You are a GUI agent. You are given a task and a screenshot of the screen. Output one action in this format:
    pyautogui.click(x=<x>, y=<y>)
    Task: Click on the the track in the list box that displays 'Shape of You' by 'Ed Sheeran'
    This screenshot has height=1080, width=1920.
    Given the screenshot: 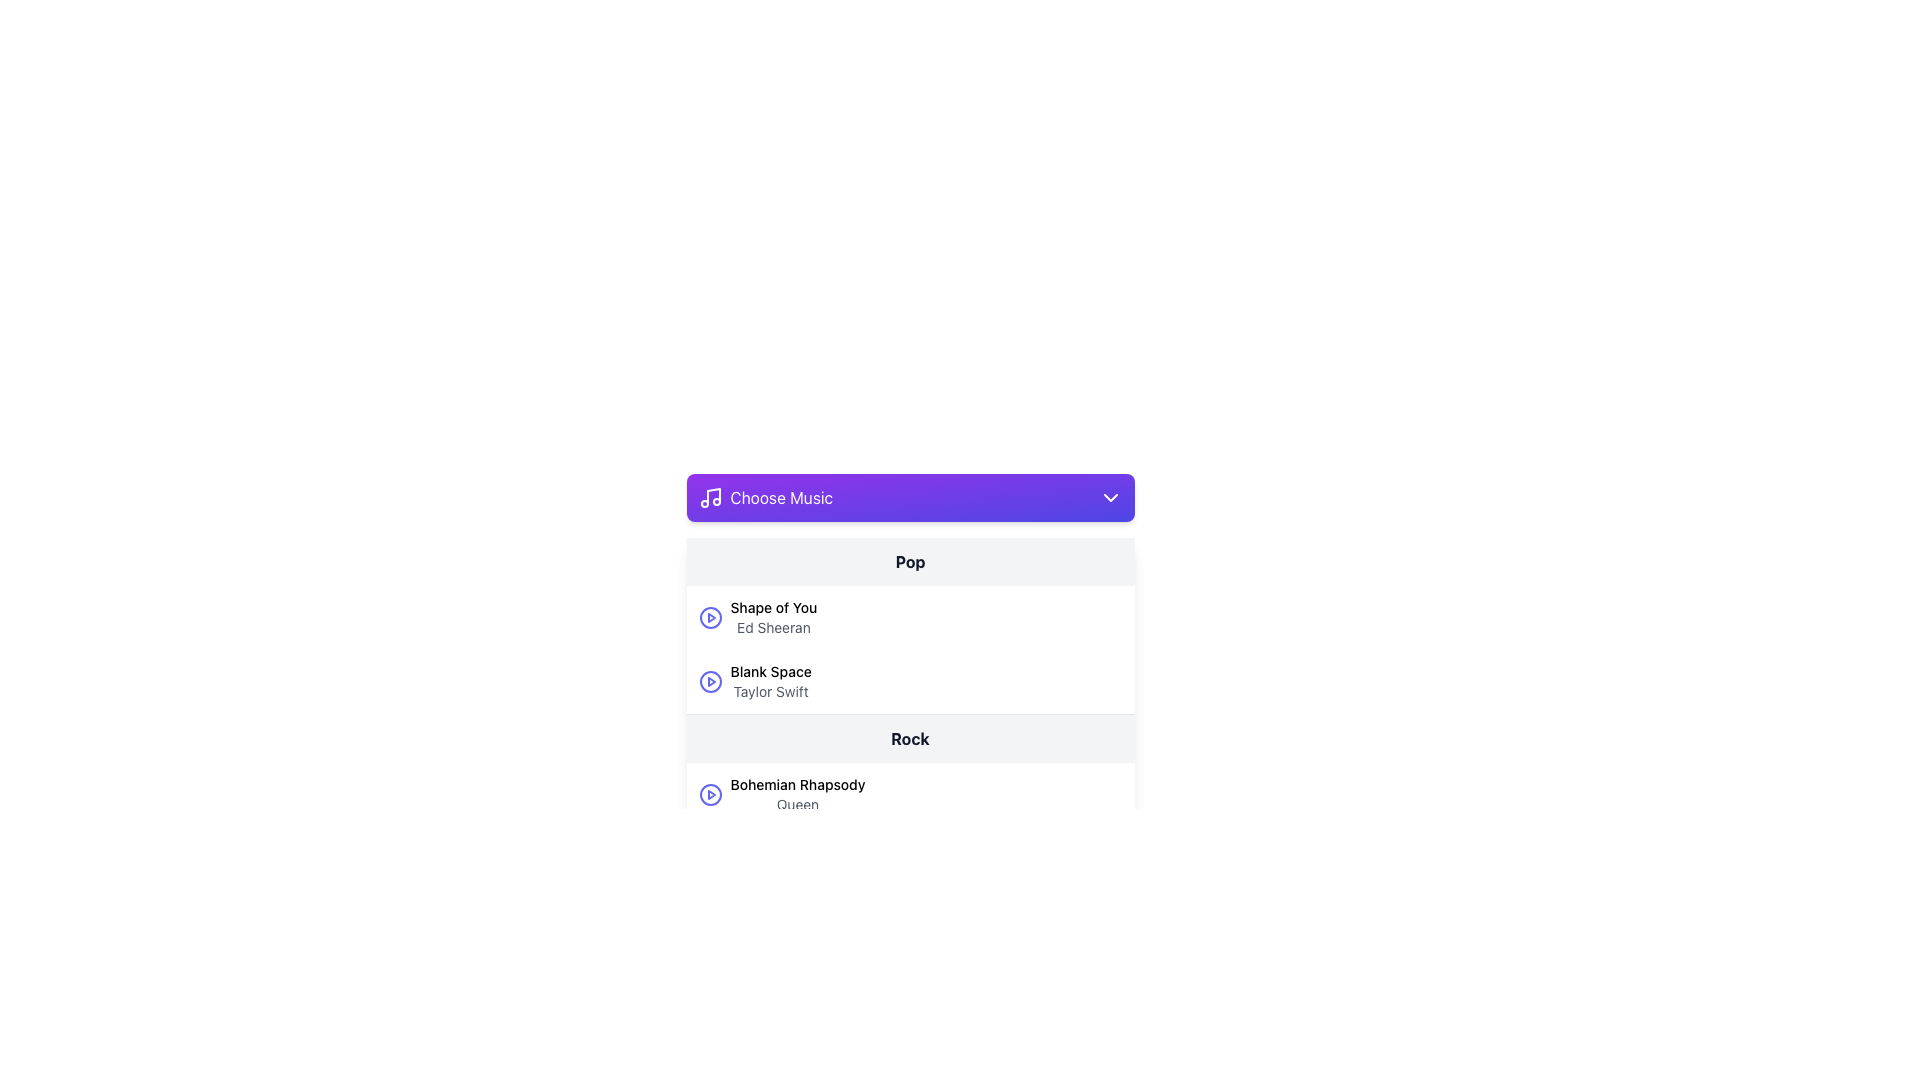 What is the action you would take?
    pyautogui.click(x=909, y=625)
    